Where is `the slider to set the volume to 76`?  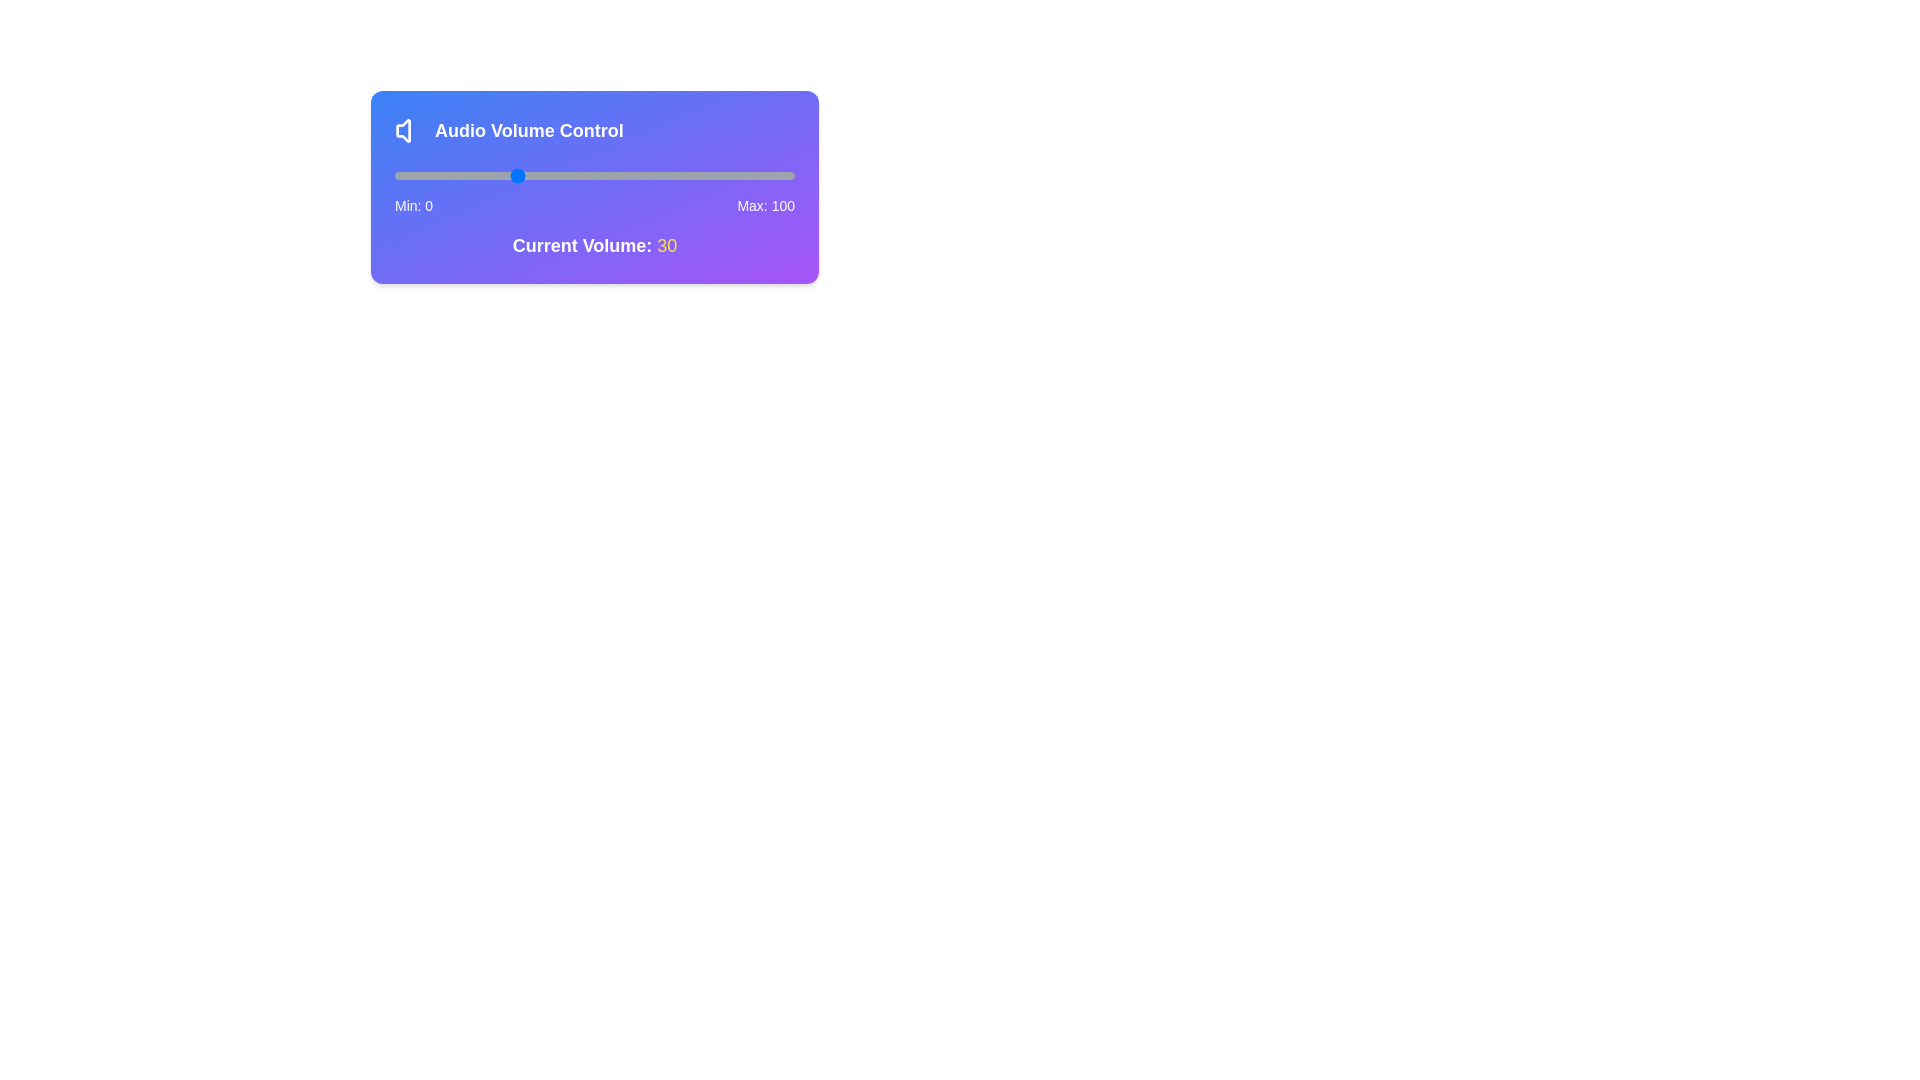 the slider to set the volume to 76 is located at coordinates (699, 175).